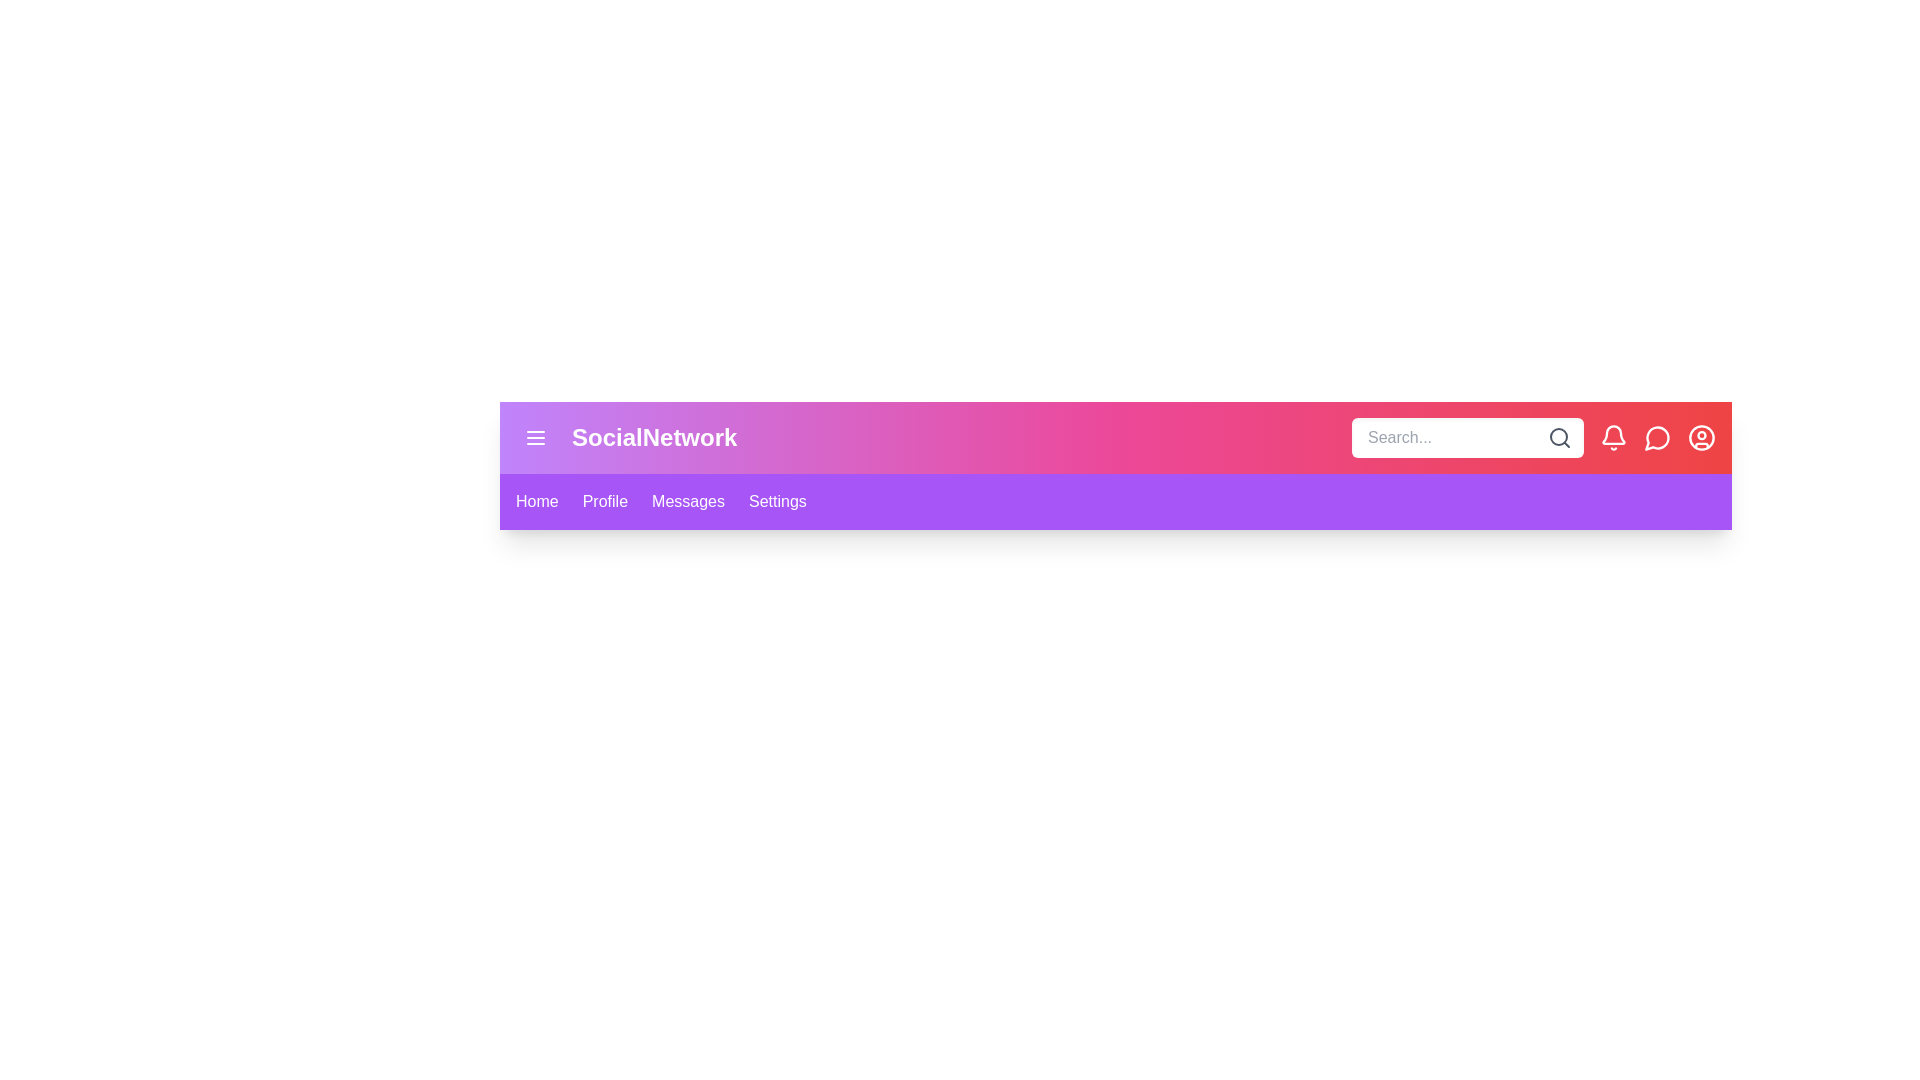 The width and height of the screenshot is (1920, 1080). I want to click on the bell icon to view notifications, so click(1613, 437).